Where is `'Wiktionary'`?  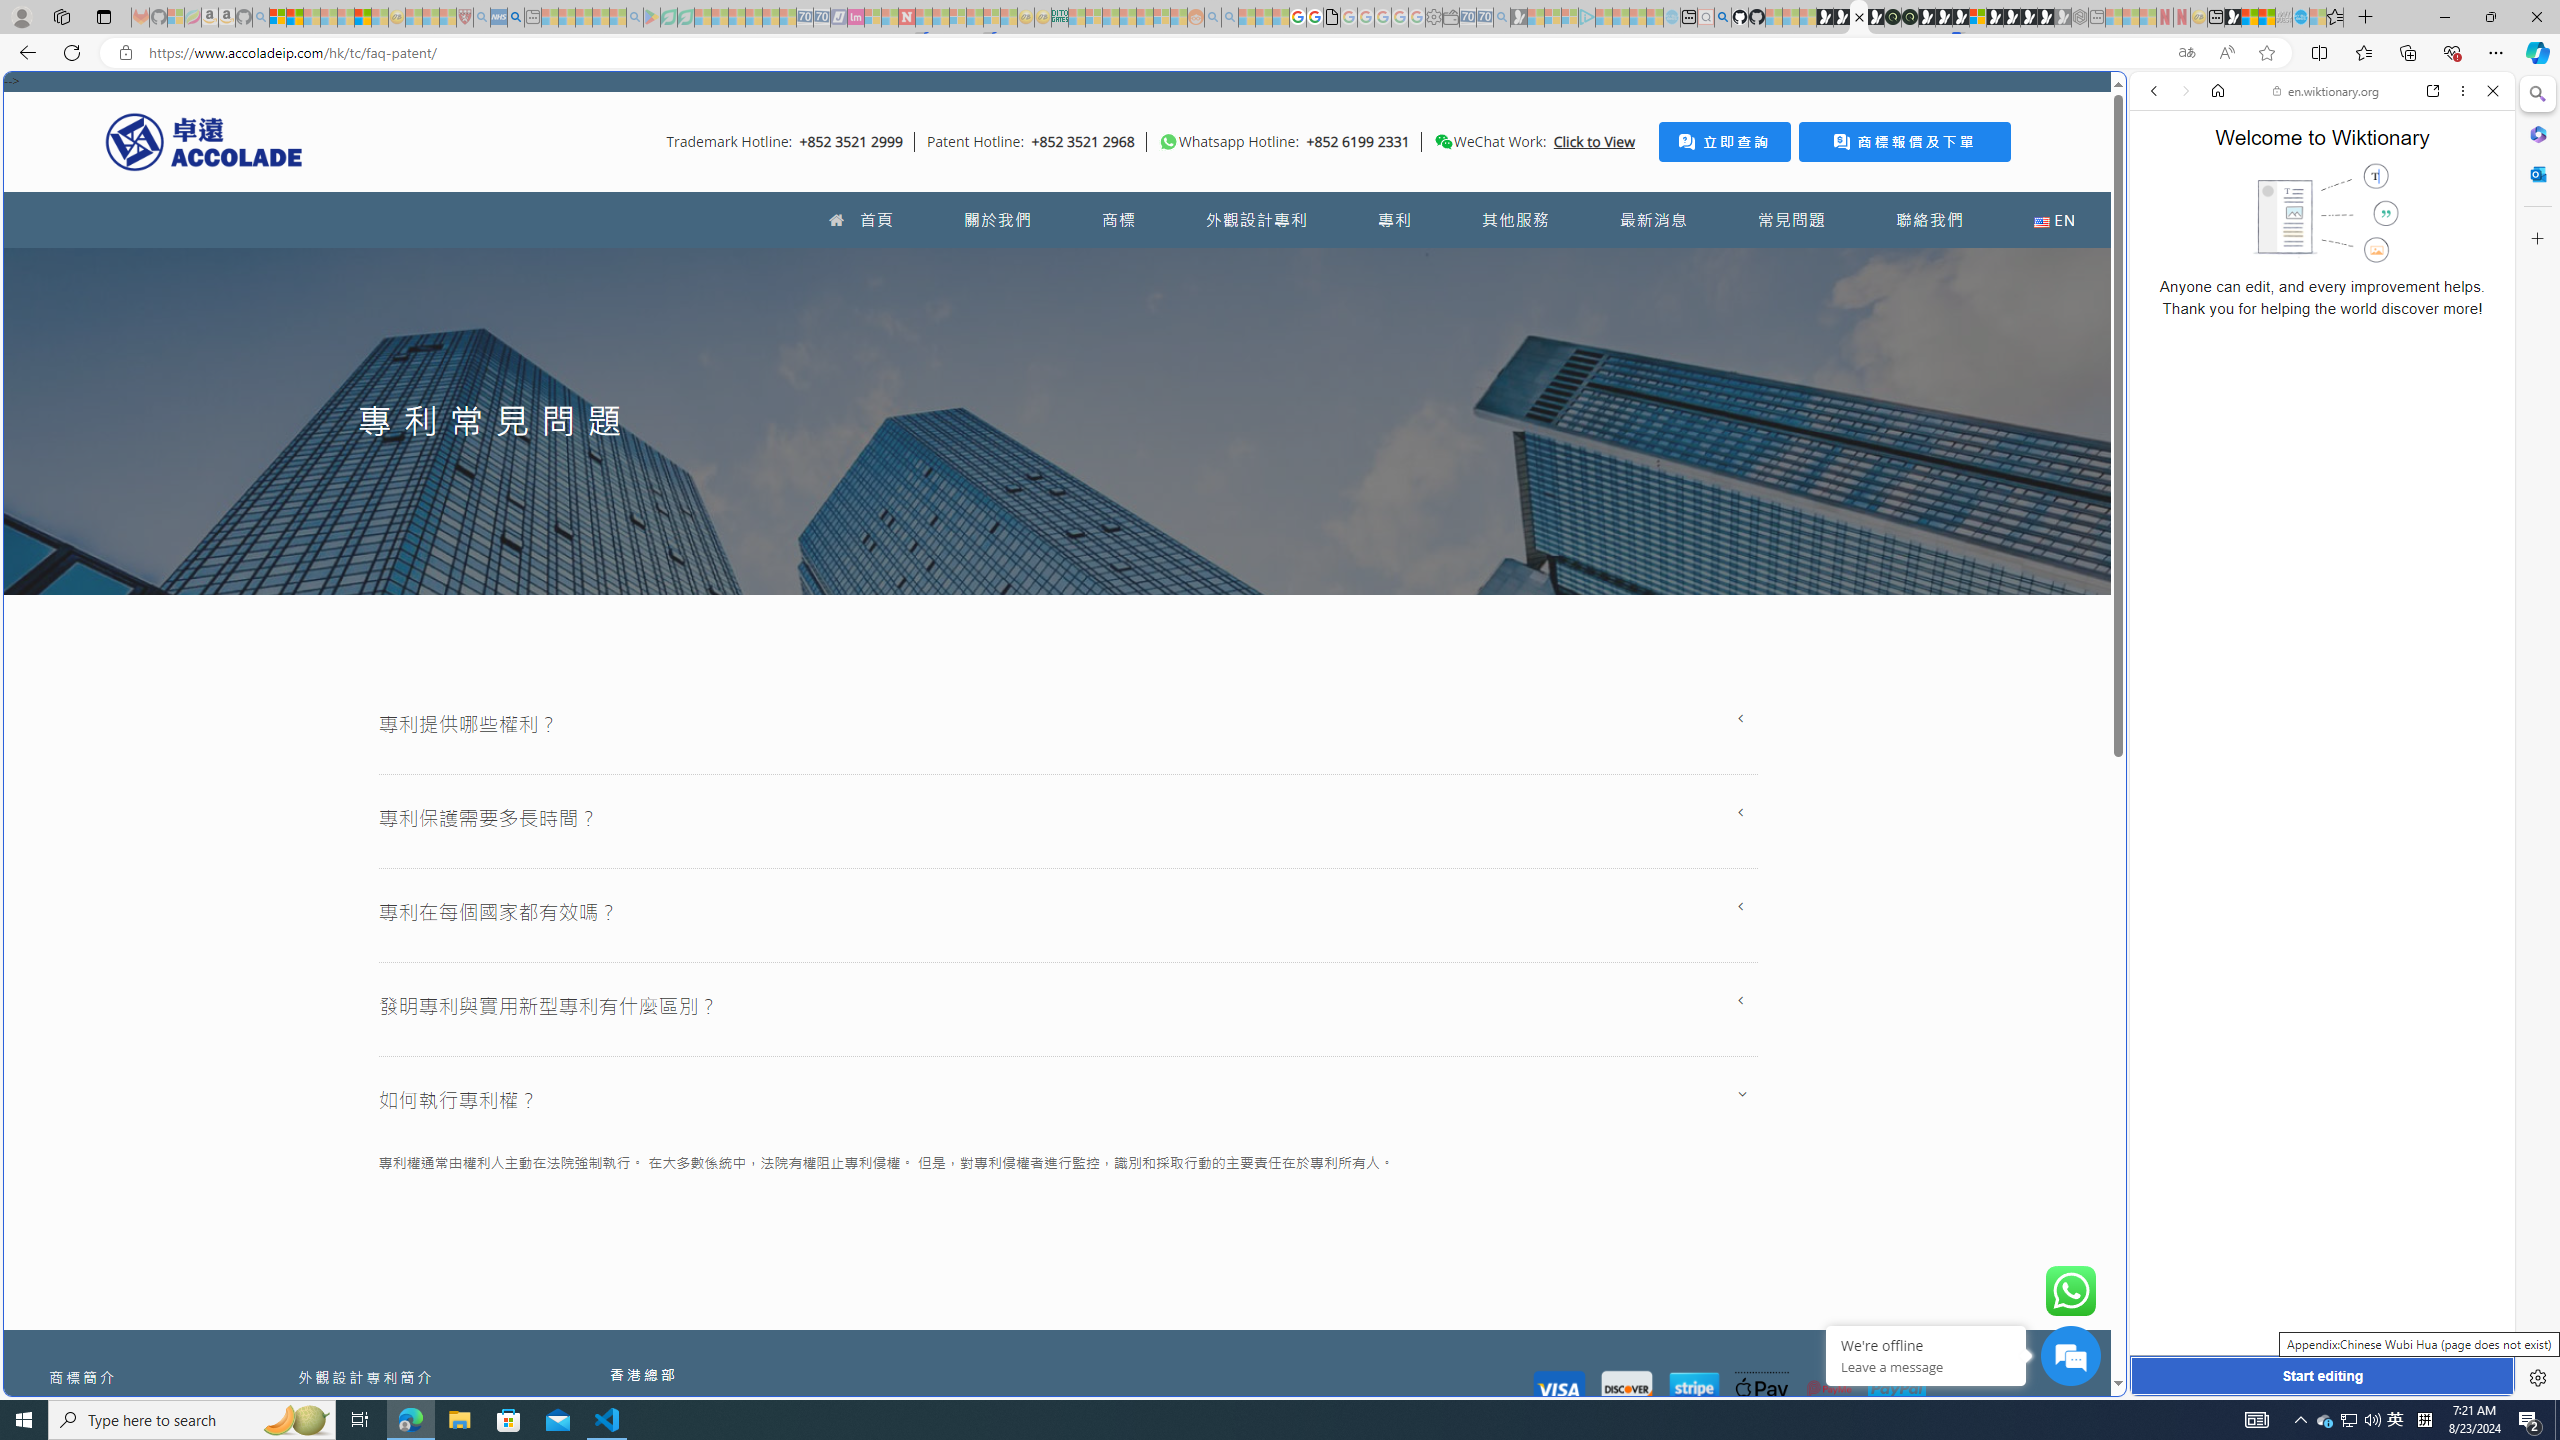
'Wiktionary' is located at coordinates (2314, 669).